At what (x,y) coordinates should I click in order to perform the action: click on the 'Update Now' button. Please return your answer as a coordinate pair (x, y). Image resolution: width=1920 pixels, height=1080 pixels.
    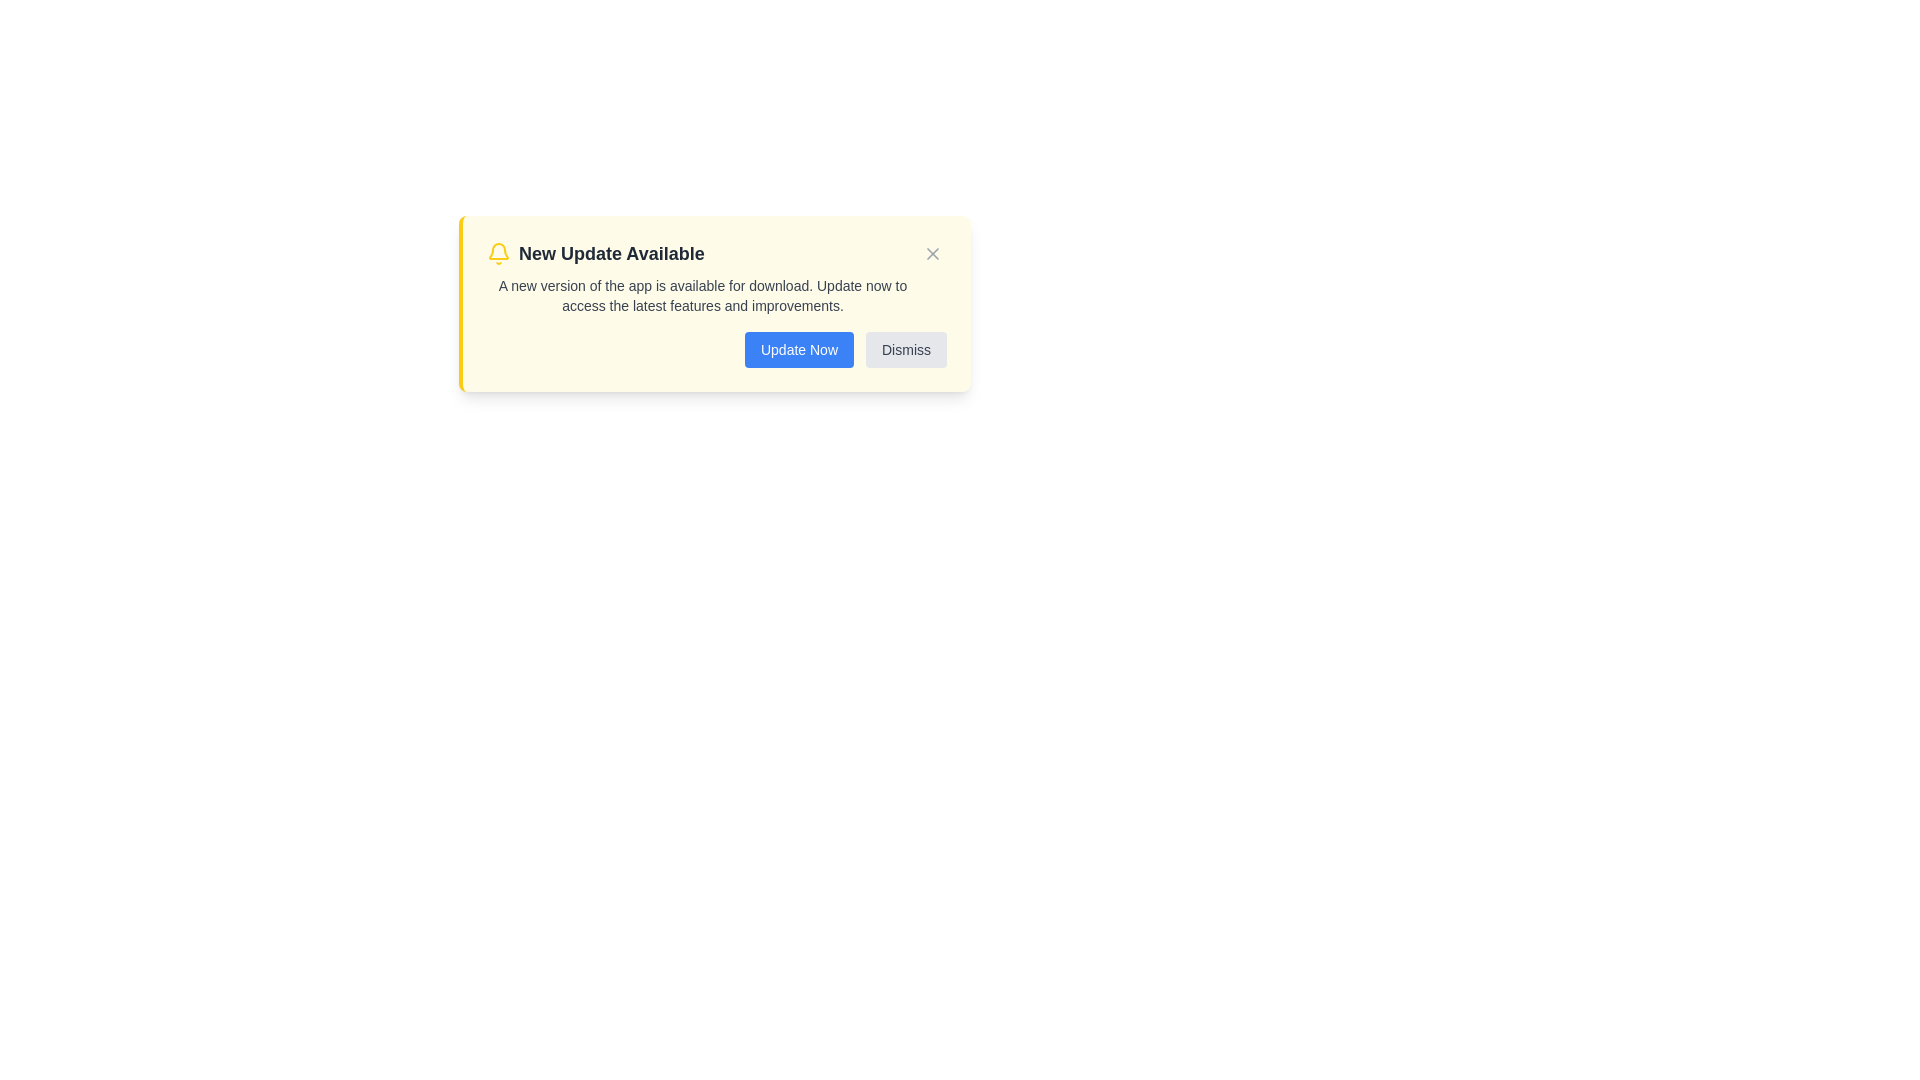
    Looking at the image, I should click on (797, 349).